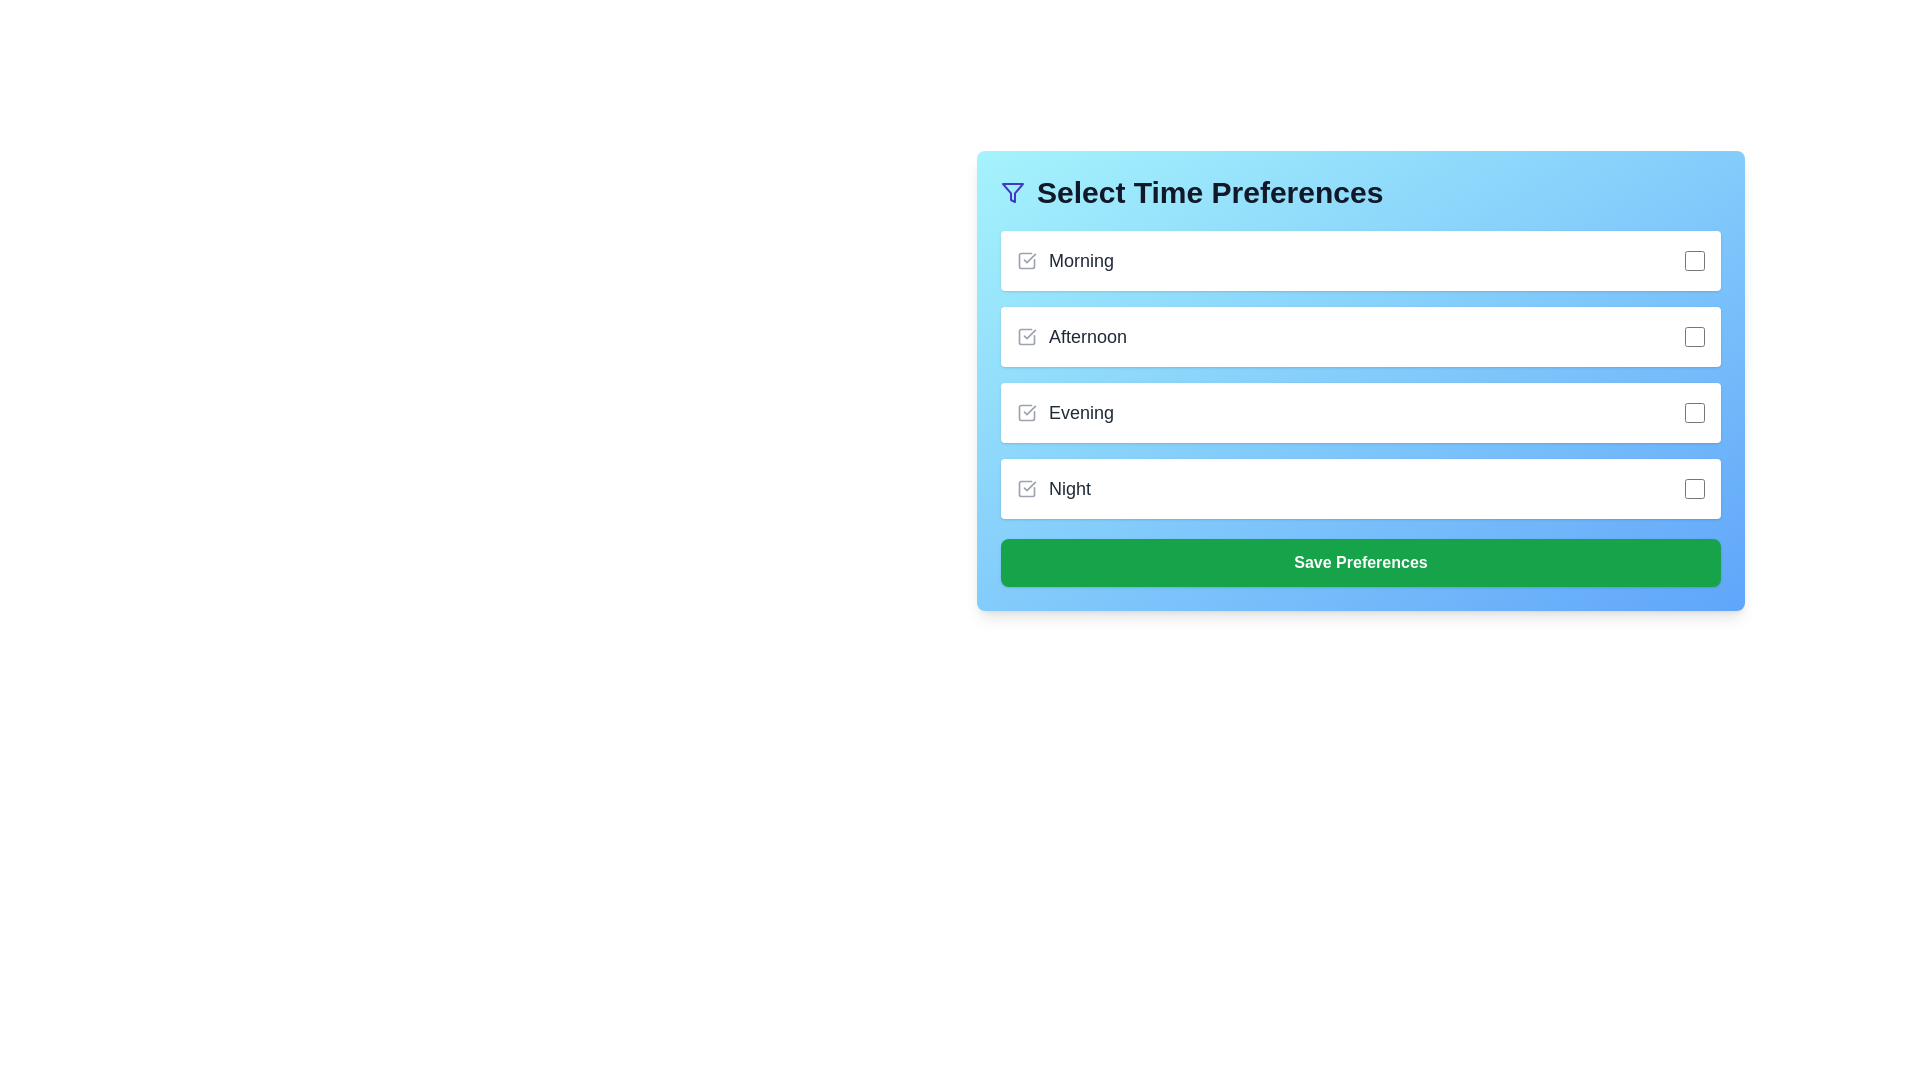  Describe the element at coordinates (1069, 489) in the screenshot. I see `text of the 'Night' label, which is styled with a larger, bold font and dark gray color, located beside a checkbox in the 'Select Time Preferences' section` at that location.